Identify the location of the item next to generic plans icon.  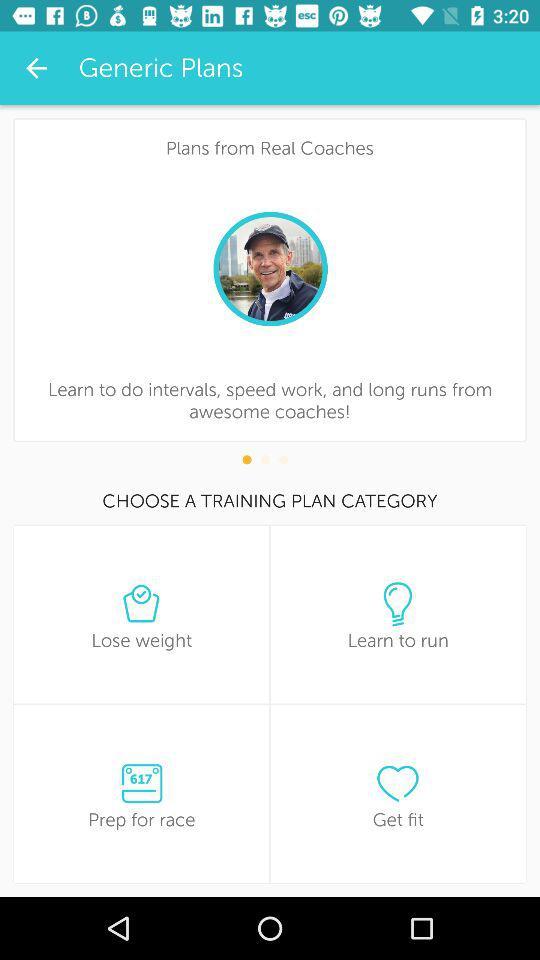
(36, 68).